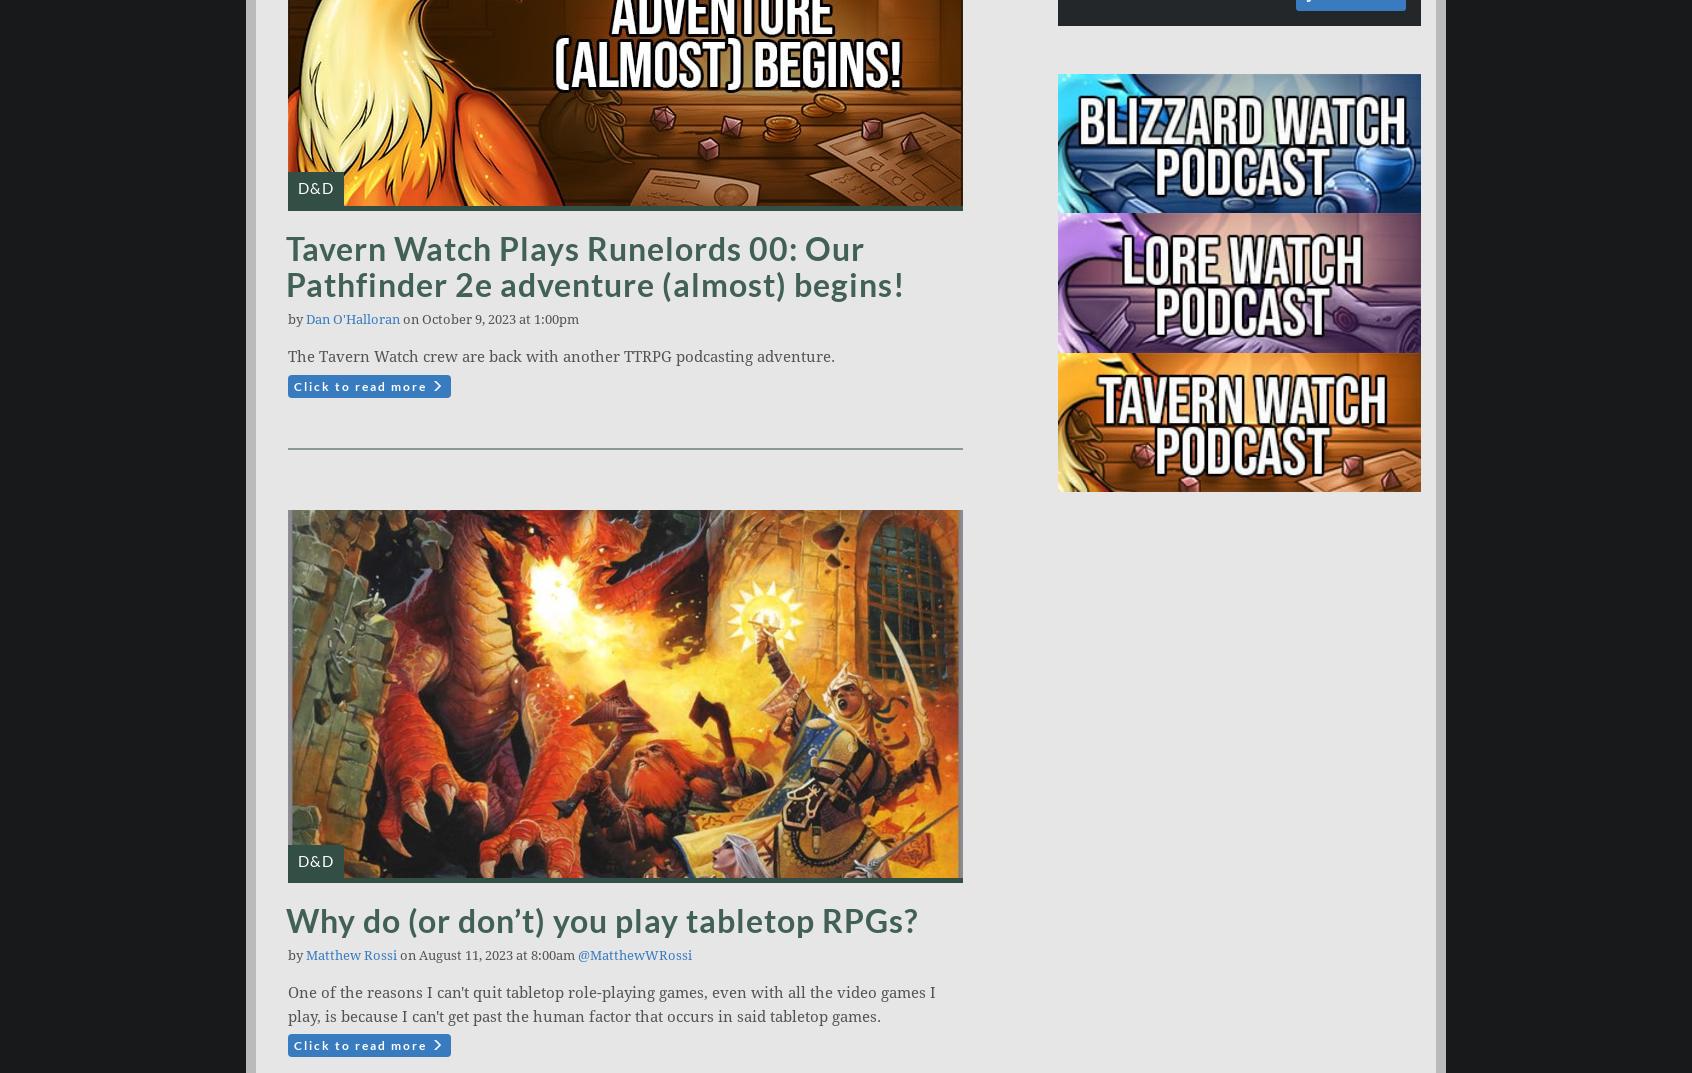 The width and height of the screenshot is (1692, 1073). What do you see at coordinates (561, 356) in the screenshot?
I see `'The Tavern Watch crew are back with another TTRPG podcasting adventure.'` at bounding box center [561, 356].